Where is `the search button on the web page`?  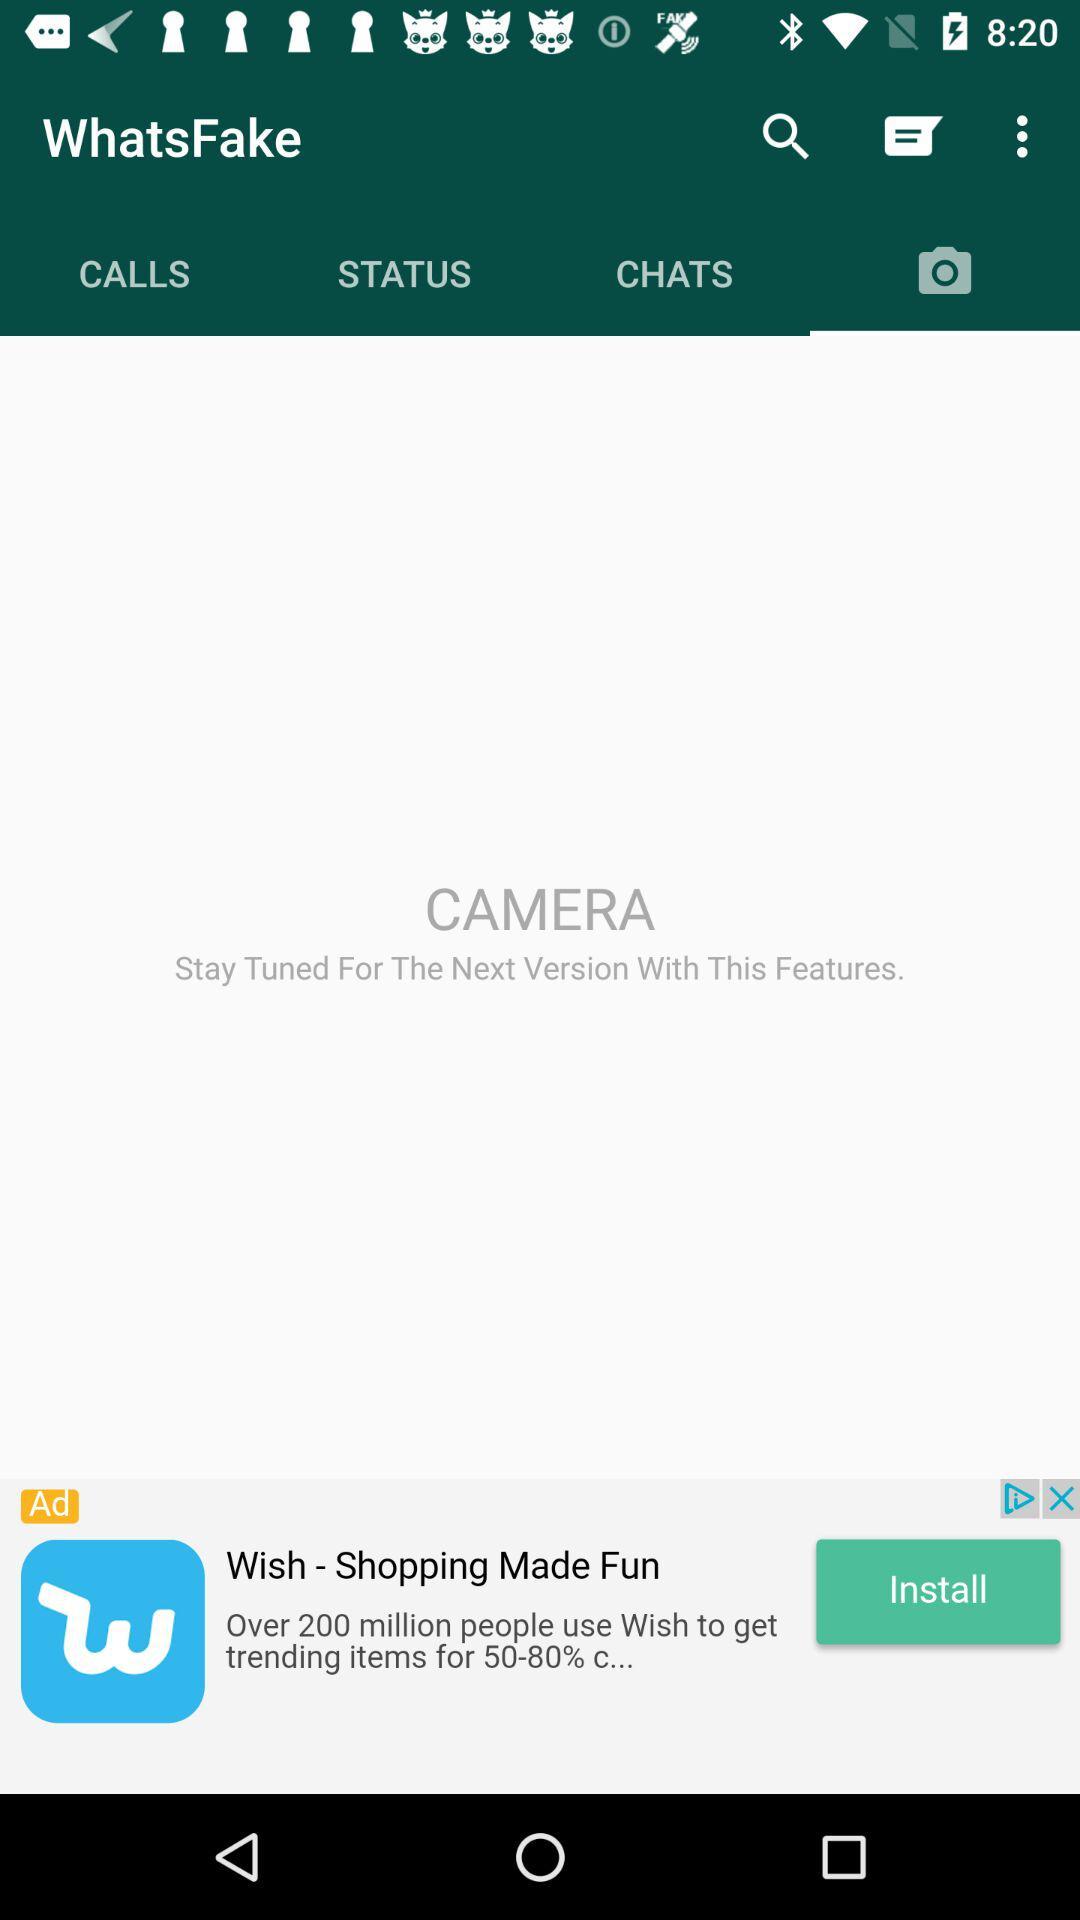 the search button on the web page is located at coordinates (785, 136).